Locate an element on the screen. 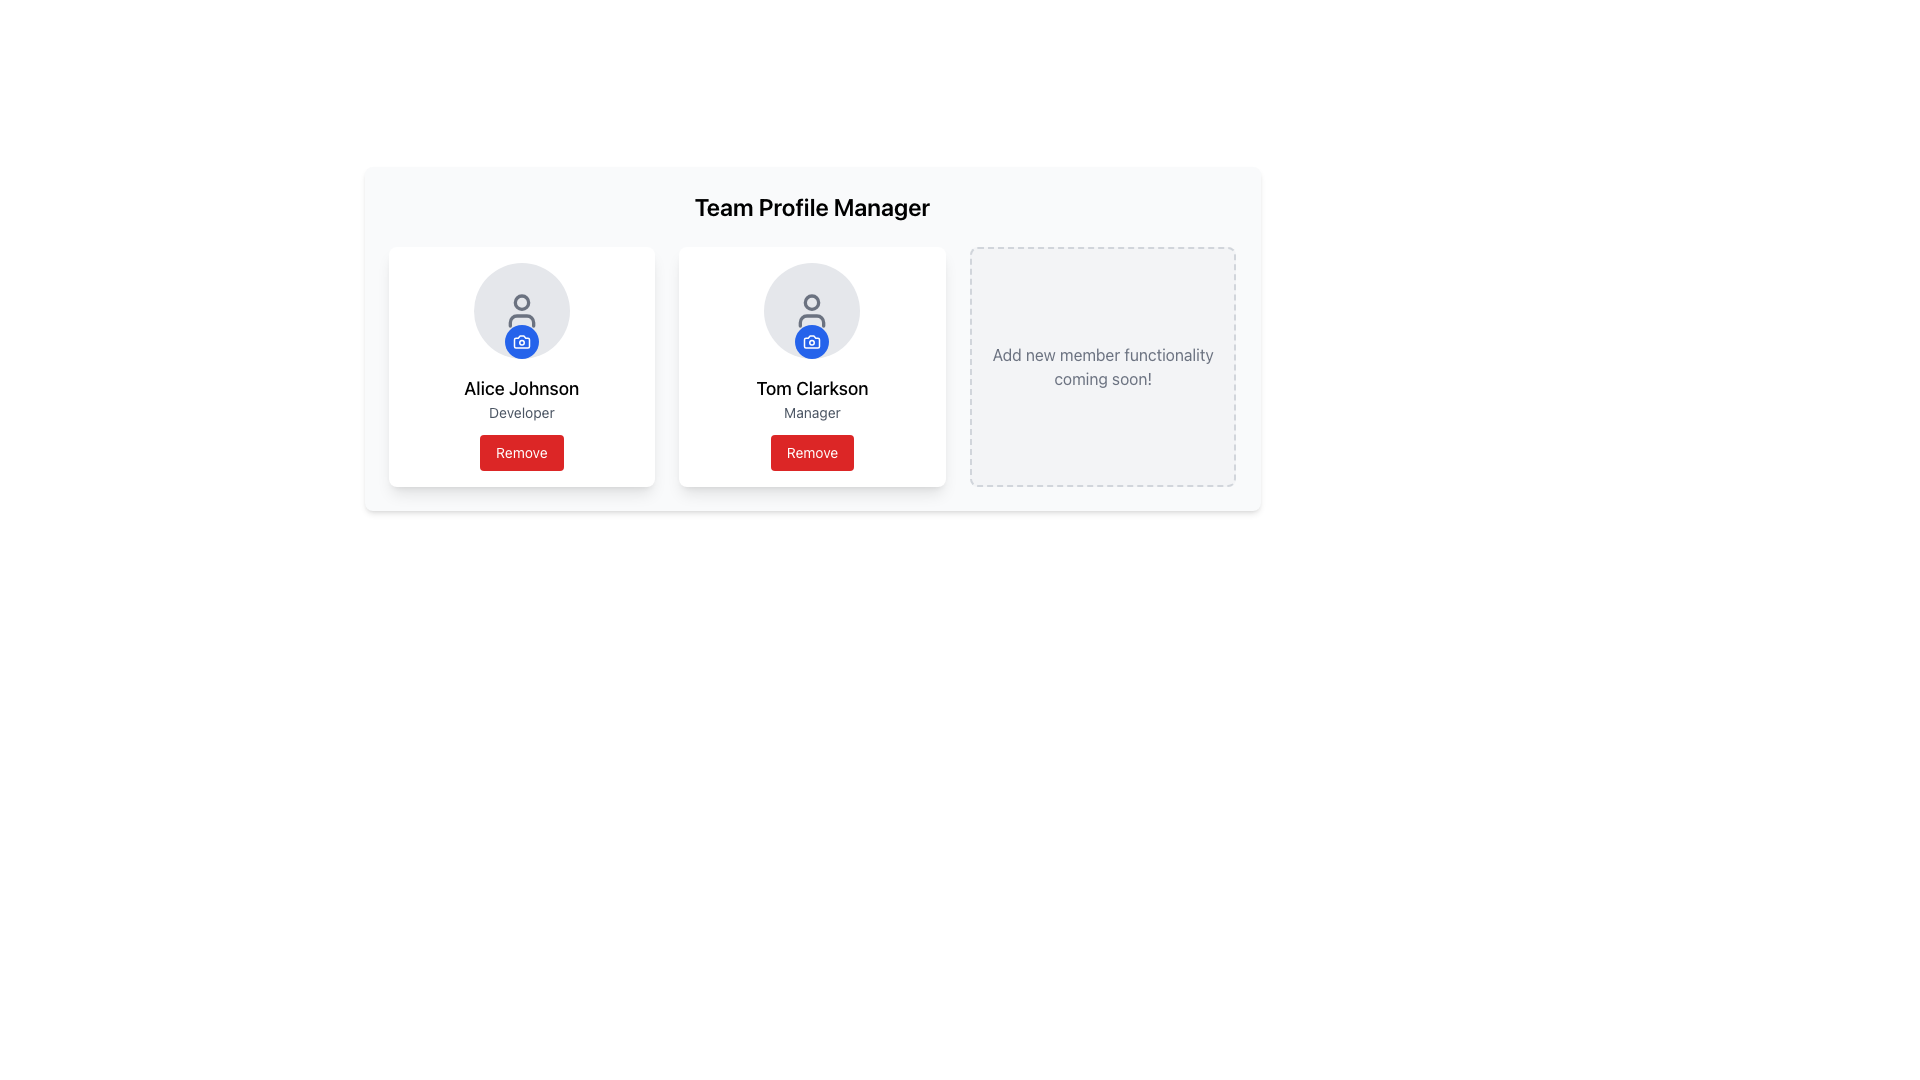 The width and height of the screenshot is (1920, 1080). the profile image area of the Profile Display Card for 'Alice Johnson', which is the first card in a grid layout is located at coordinates (521, 366).